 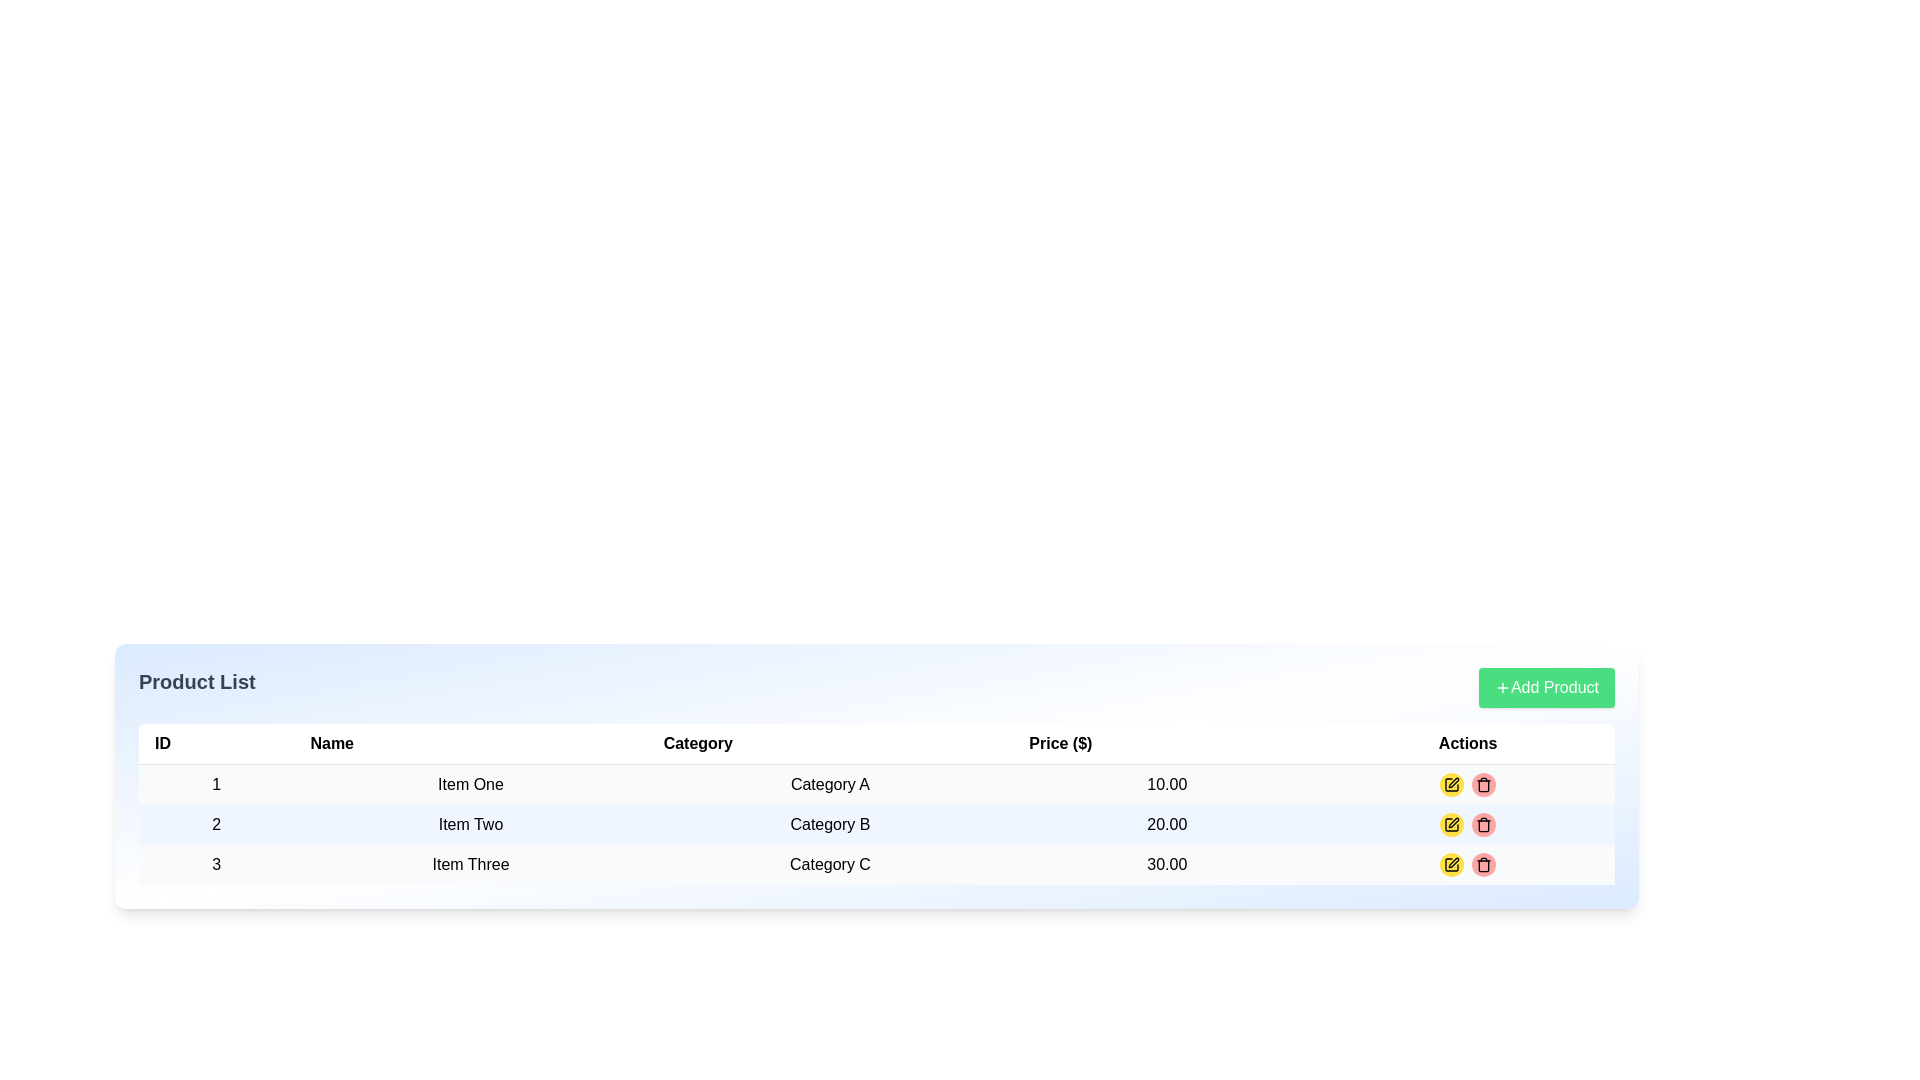 I want to click on the 'Edit' button, so click(x=1452, y=784).